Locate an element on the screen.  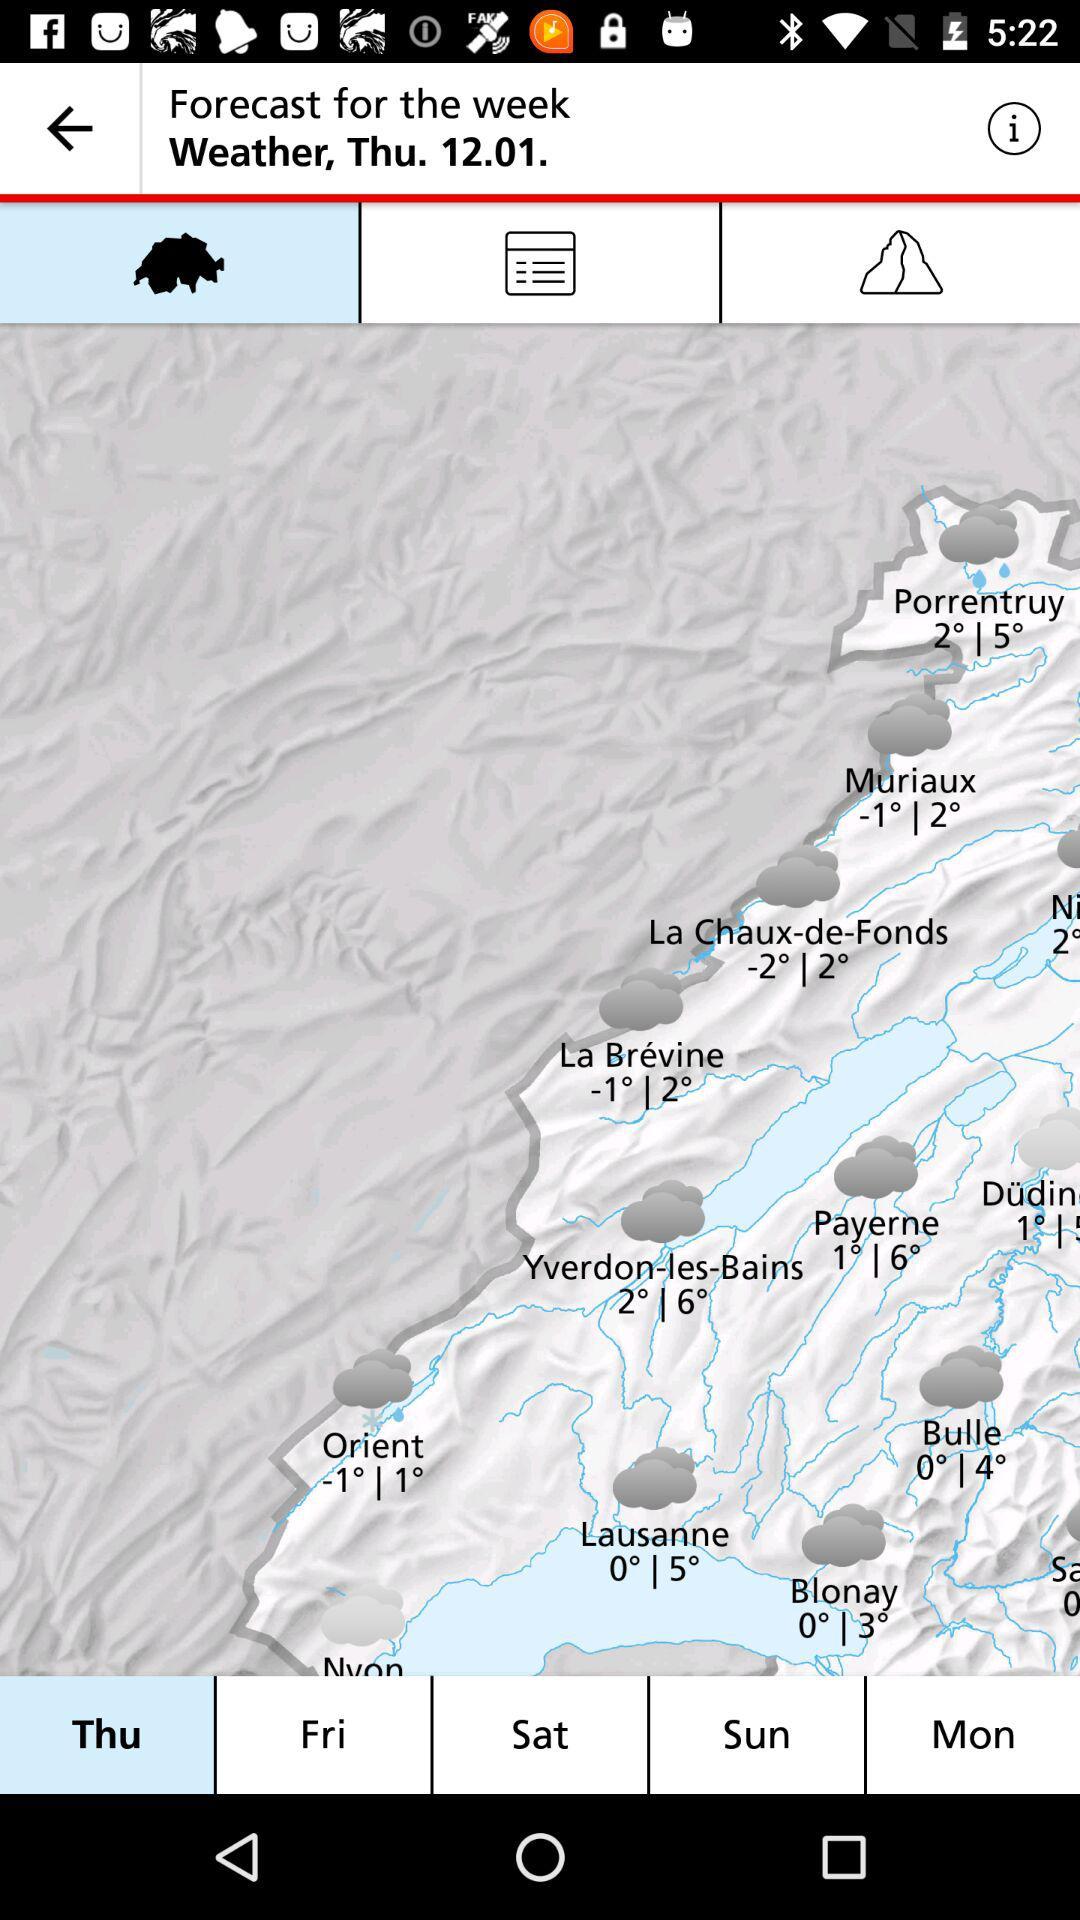
the item next to sun icon is located at coordinates (540, 1734).